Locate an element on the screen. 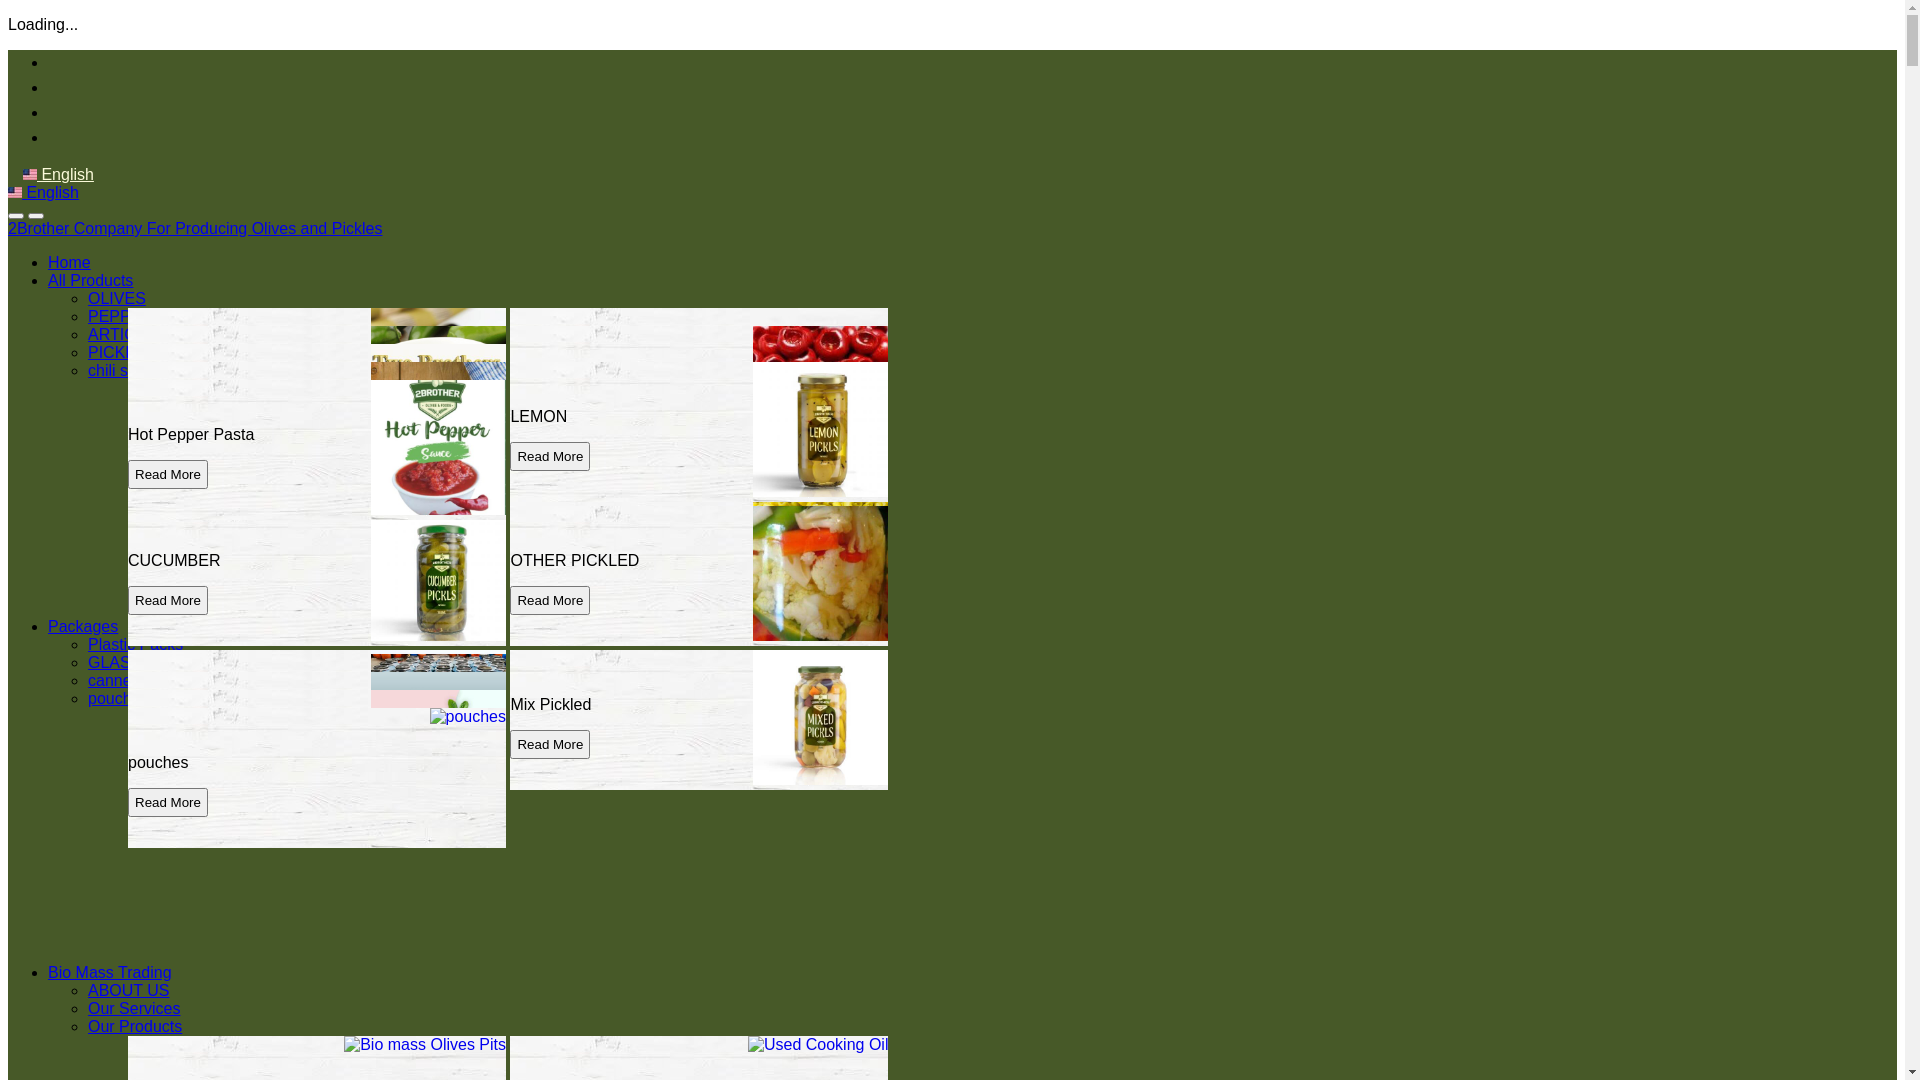 This screenshot has width=1920, height=1080. 'plastic packs is located at coordinates (315, 724).